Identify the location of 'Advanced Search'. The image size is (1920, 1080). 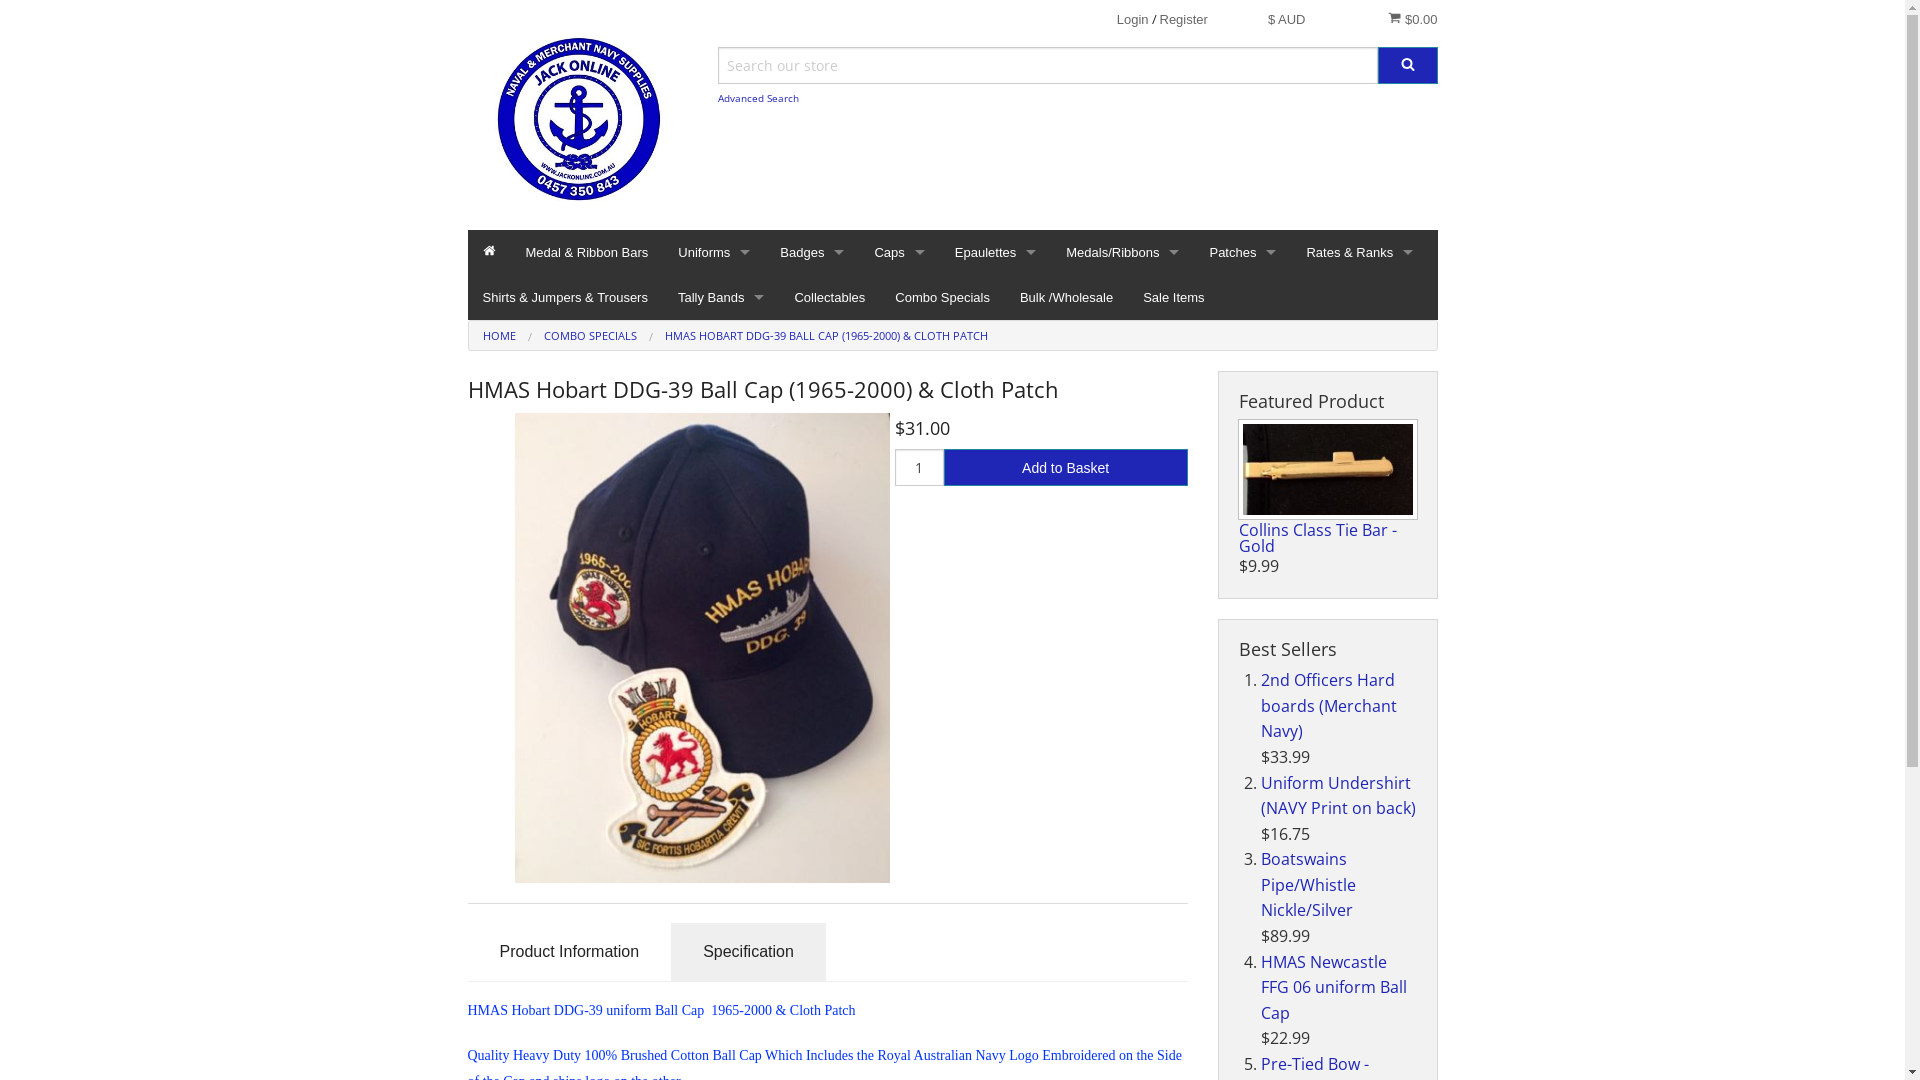
(718, 98).